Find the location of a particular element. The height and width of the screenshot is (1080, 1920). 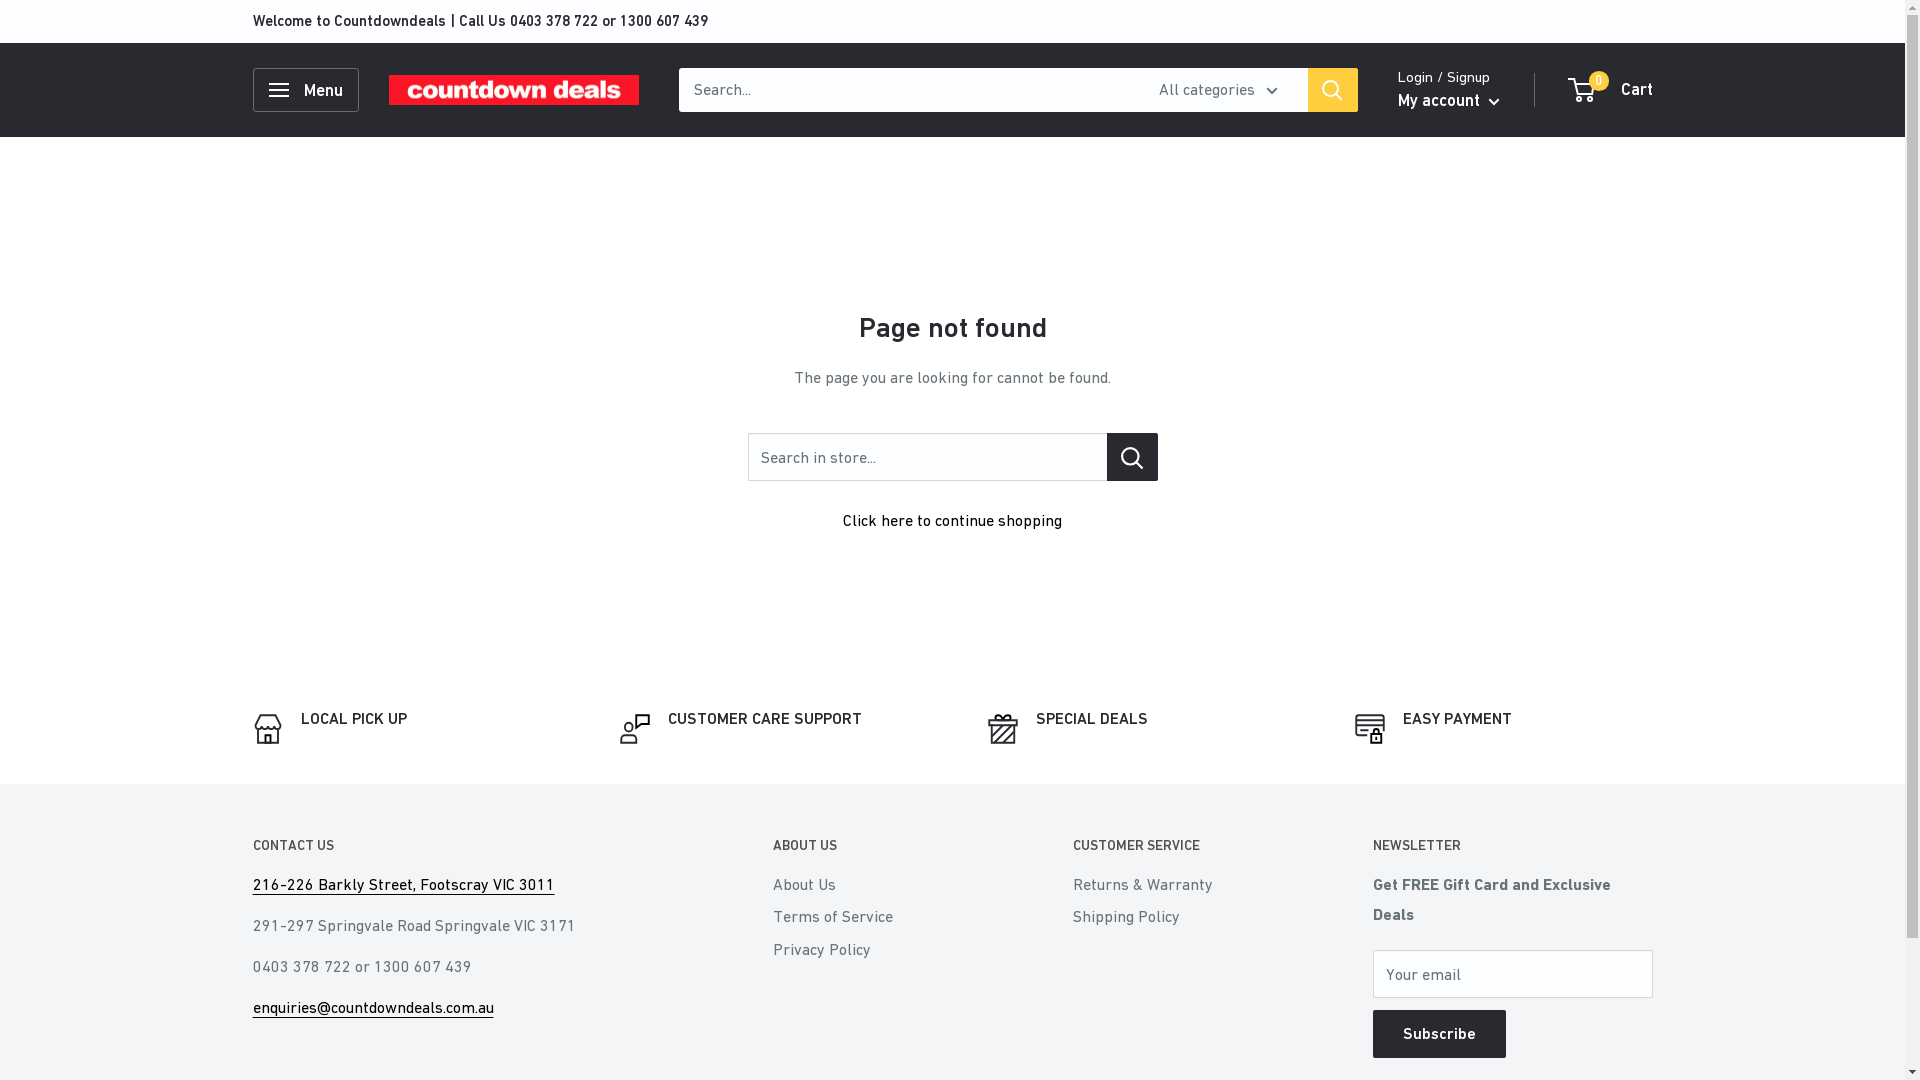

'enquiries@countdowndeals.com.au' is located at coordinates (251, 1006).